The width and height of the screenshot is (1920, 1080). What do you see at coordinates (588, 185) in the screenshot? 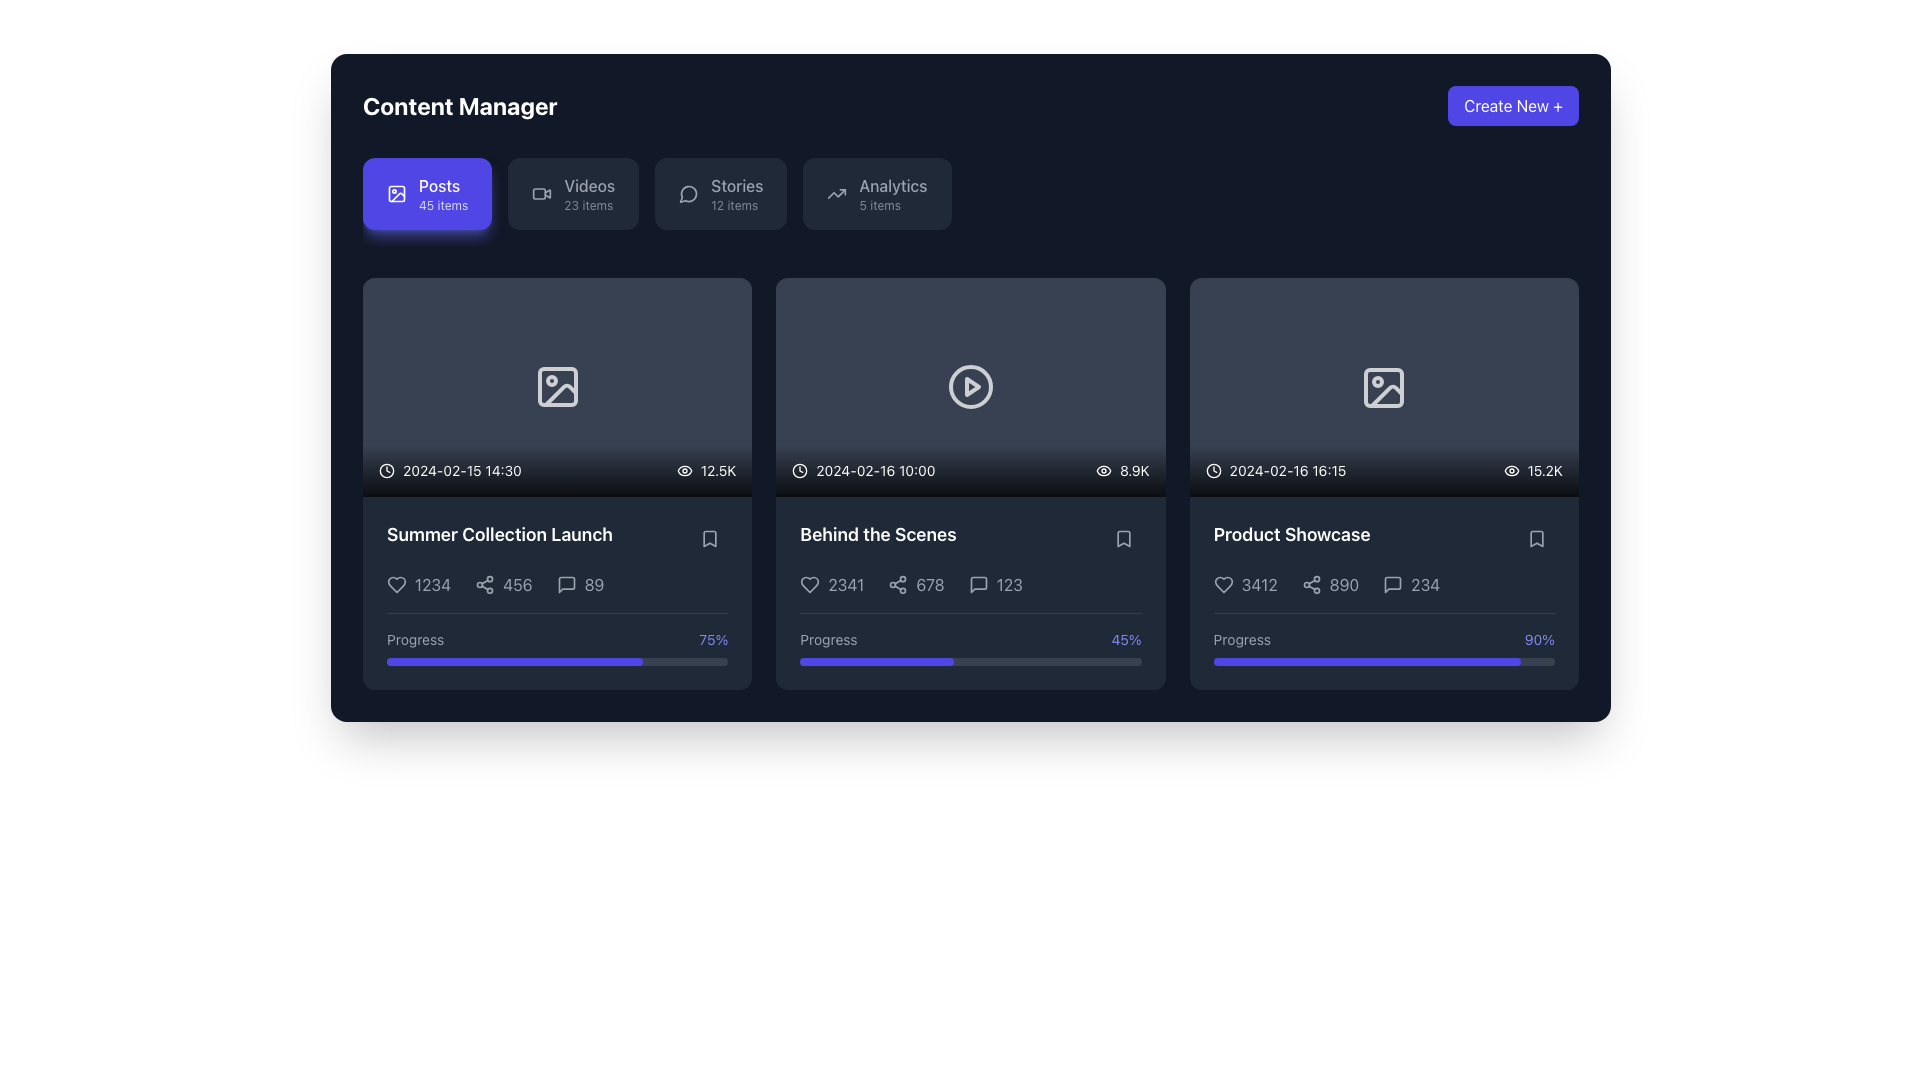
I see `the 'Videos' label, which is a prominent text label located at the top of the content area, directly to the right of the 'Posts' option and to the left of the 'Stories' option` at bounding box center [588, 185].